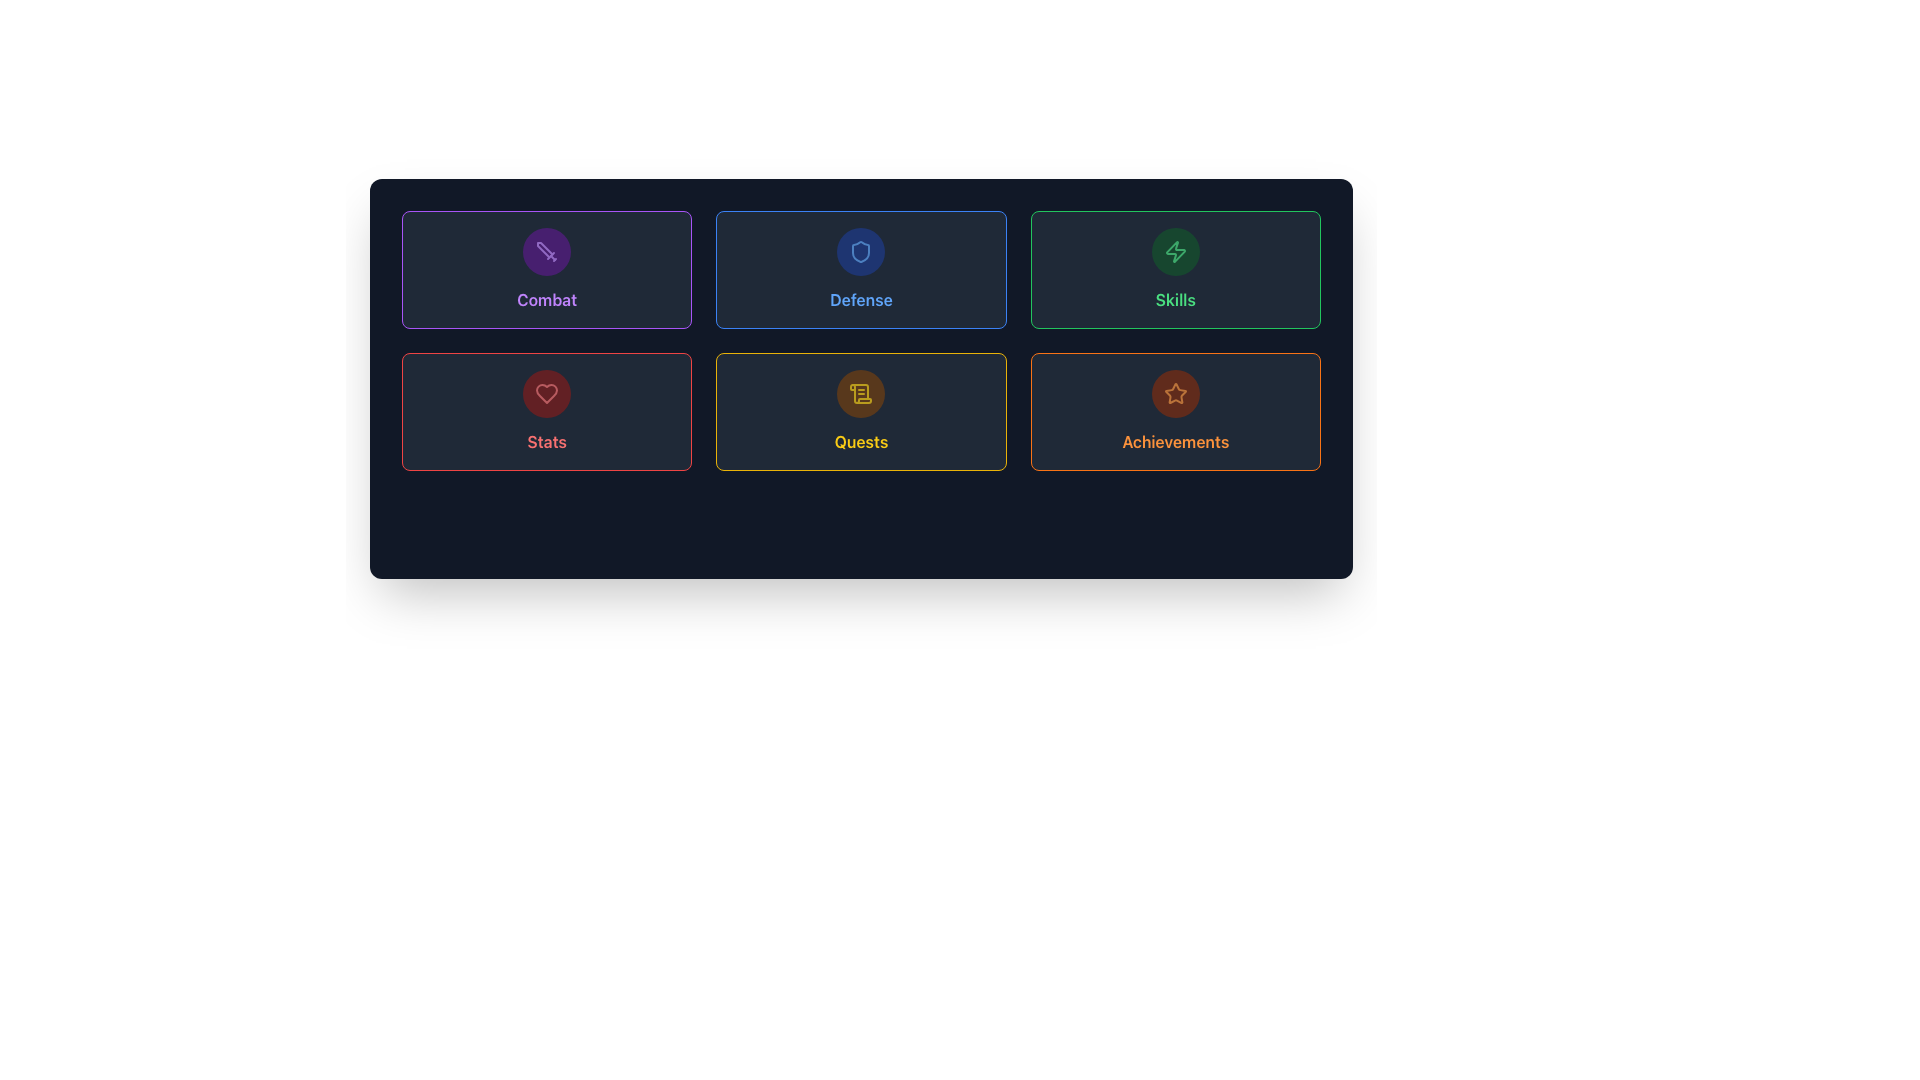 The width and height of the screenshot is (1920, 1080). Describe the element at coordinates (861, 393) in the screenshot. I see `the Circular Button with Icon in the 'Quests' section for keyboard interactions` at that location.